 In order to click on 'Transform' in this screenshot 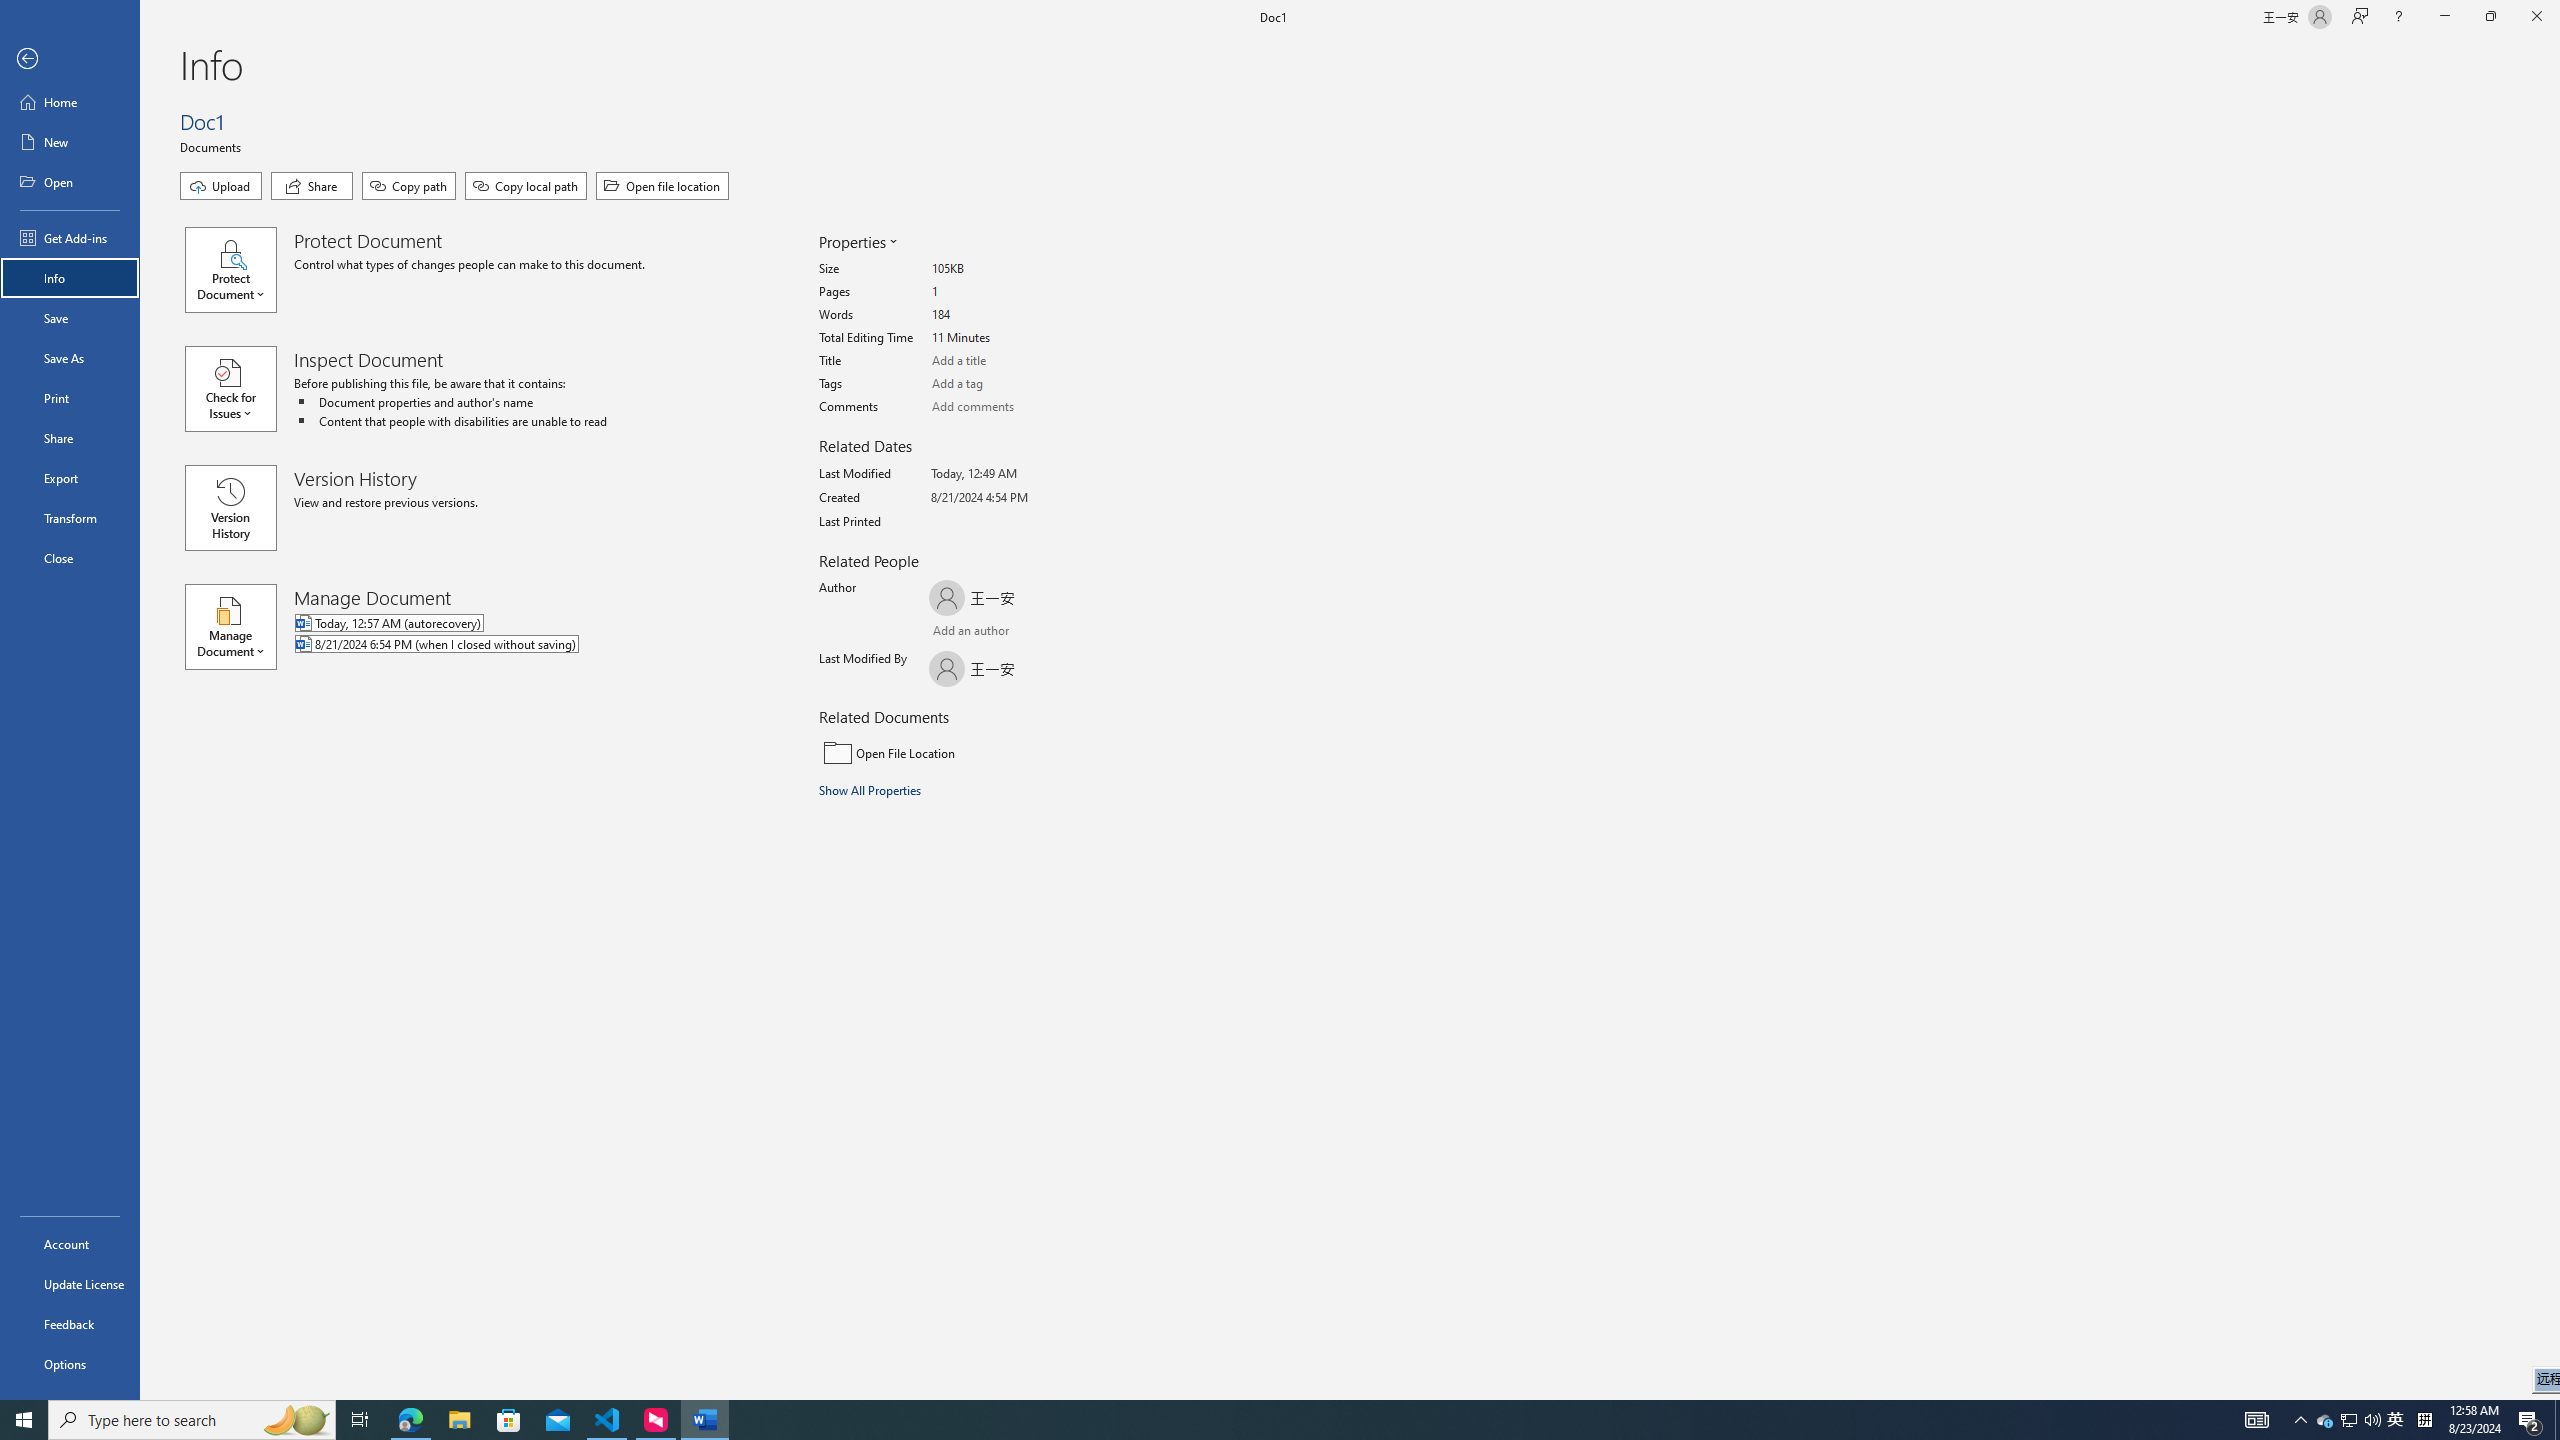, I will do `click(69, 517)`.